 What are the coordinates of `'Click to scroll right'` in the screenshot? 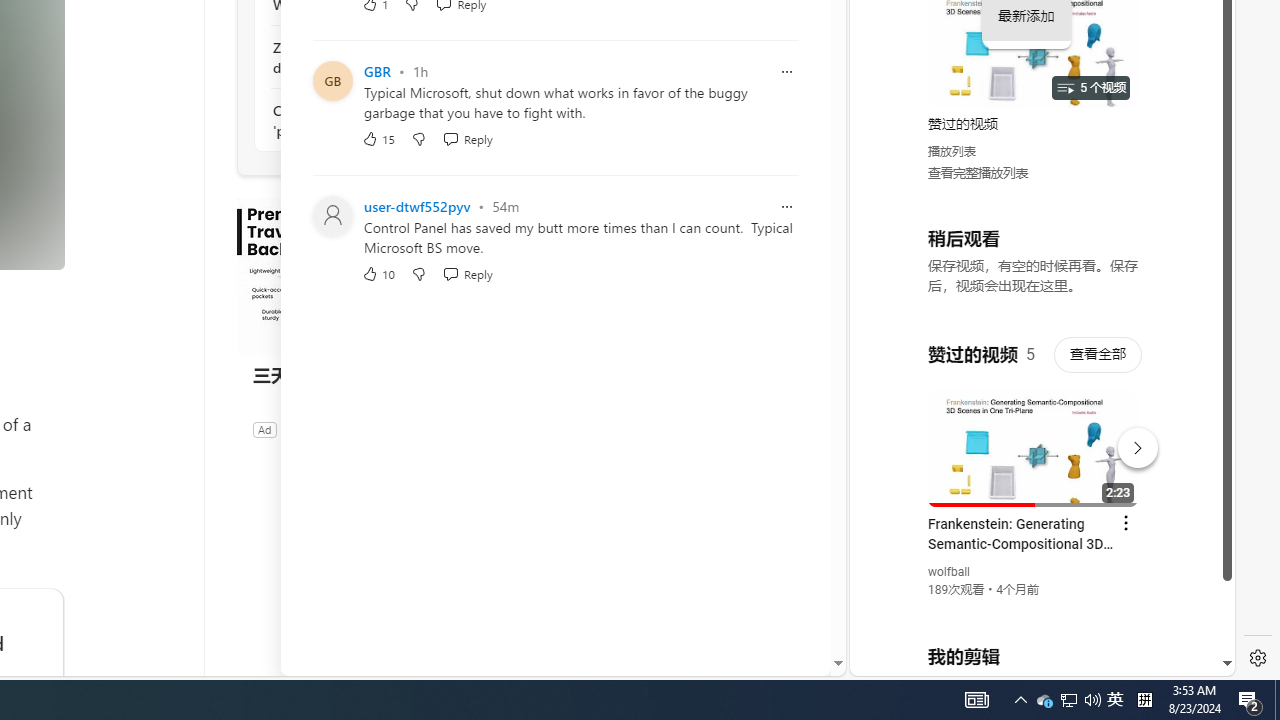 It's located at (1196, 82).